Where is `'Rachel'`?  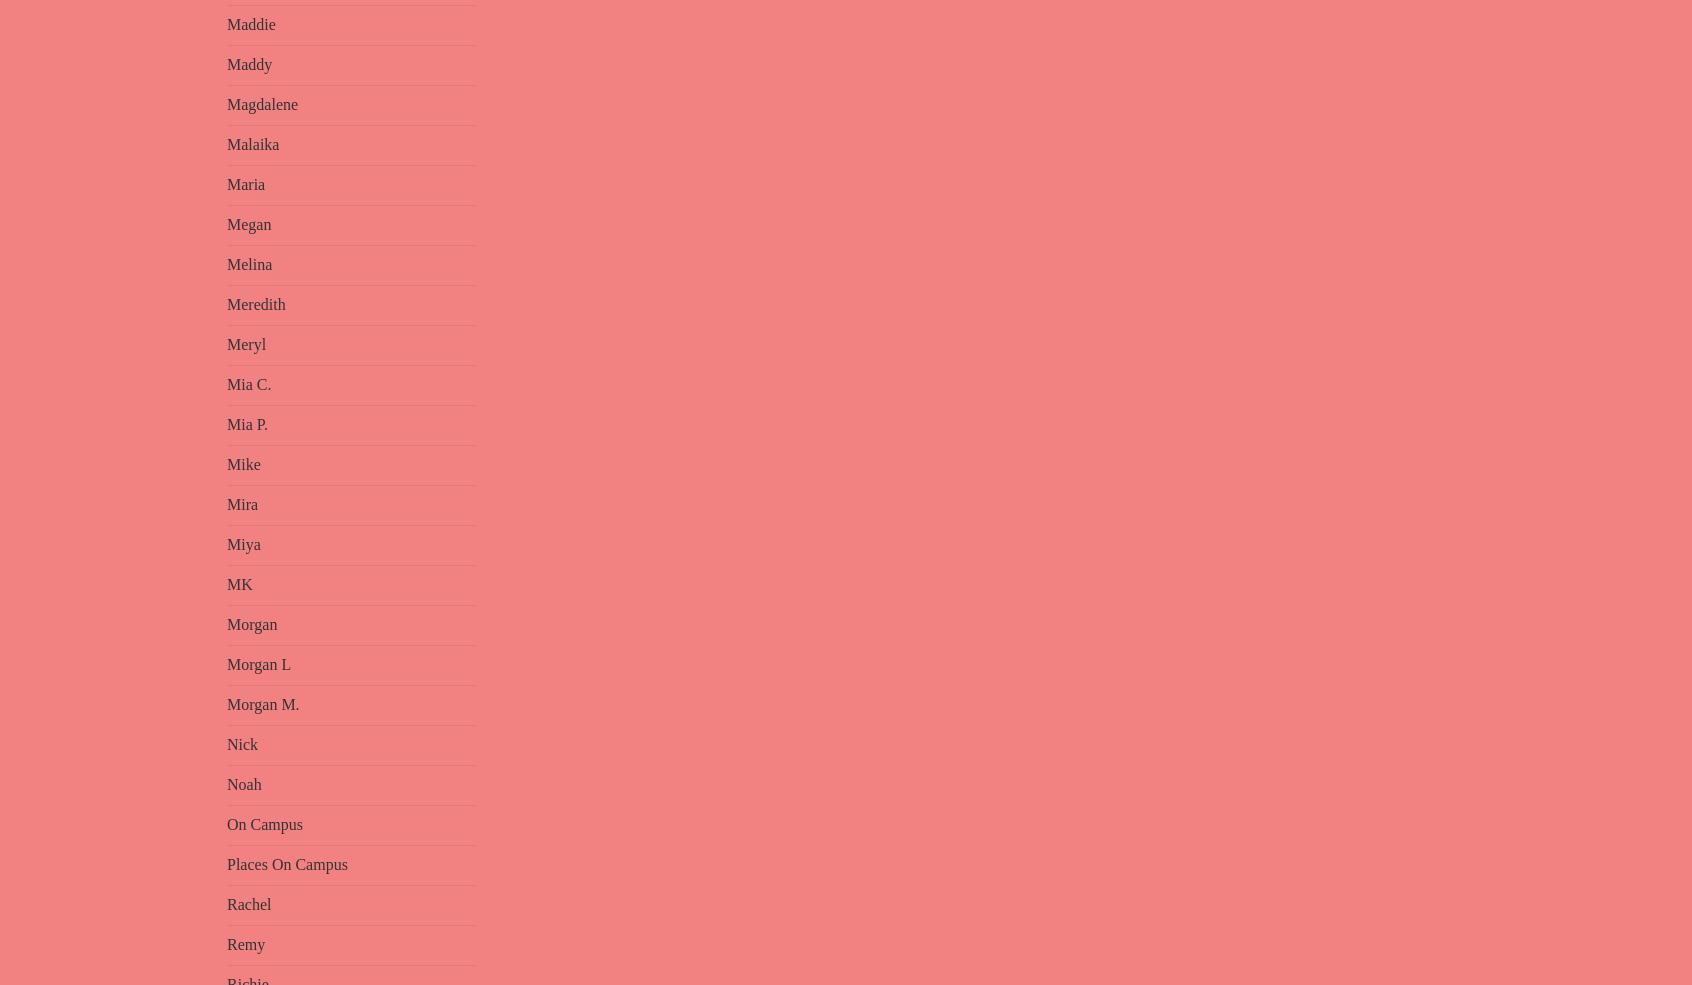 'Rachel' is located at coordinates (227, 904).